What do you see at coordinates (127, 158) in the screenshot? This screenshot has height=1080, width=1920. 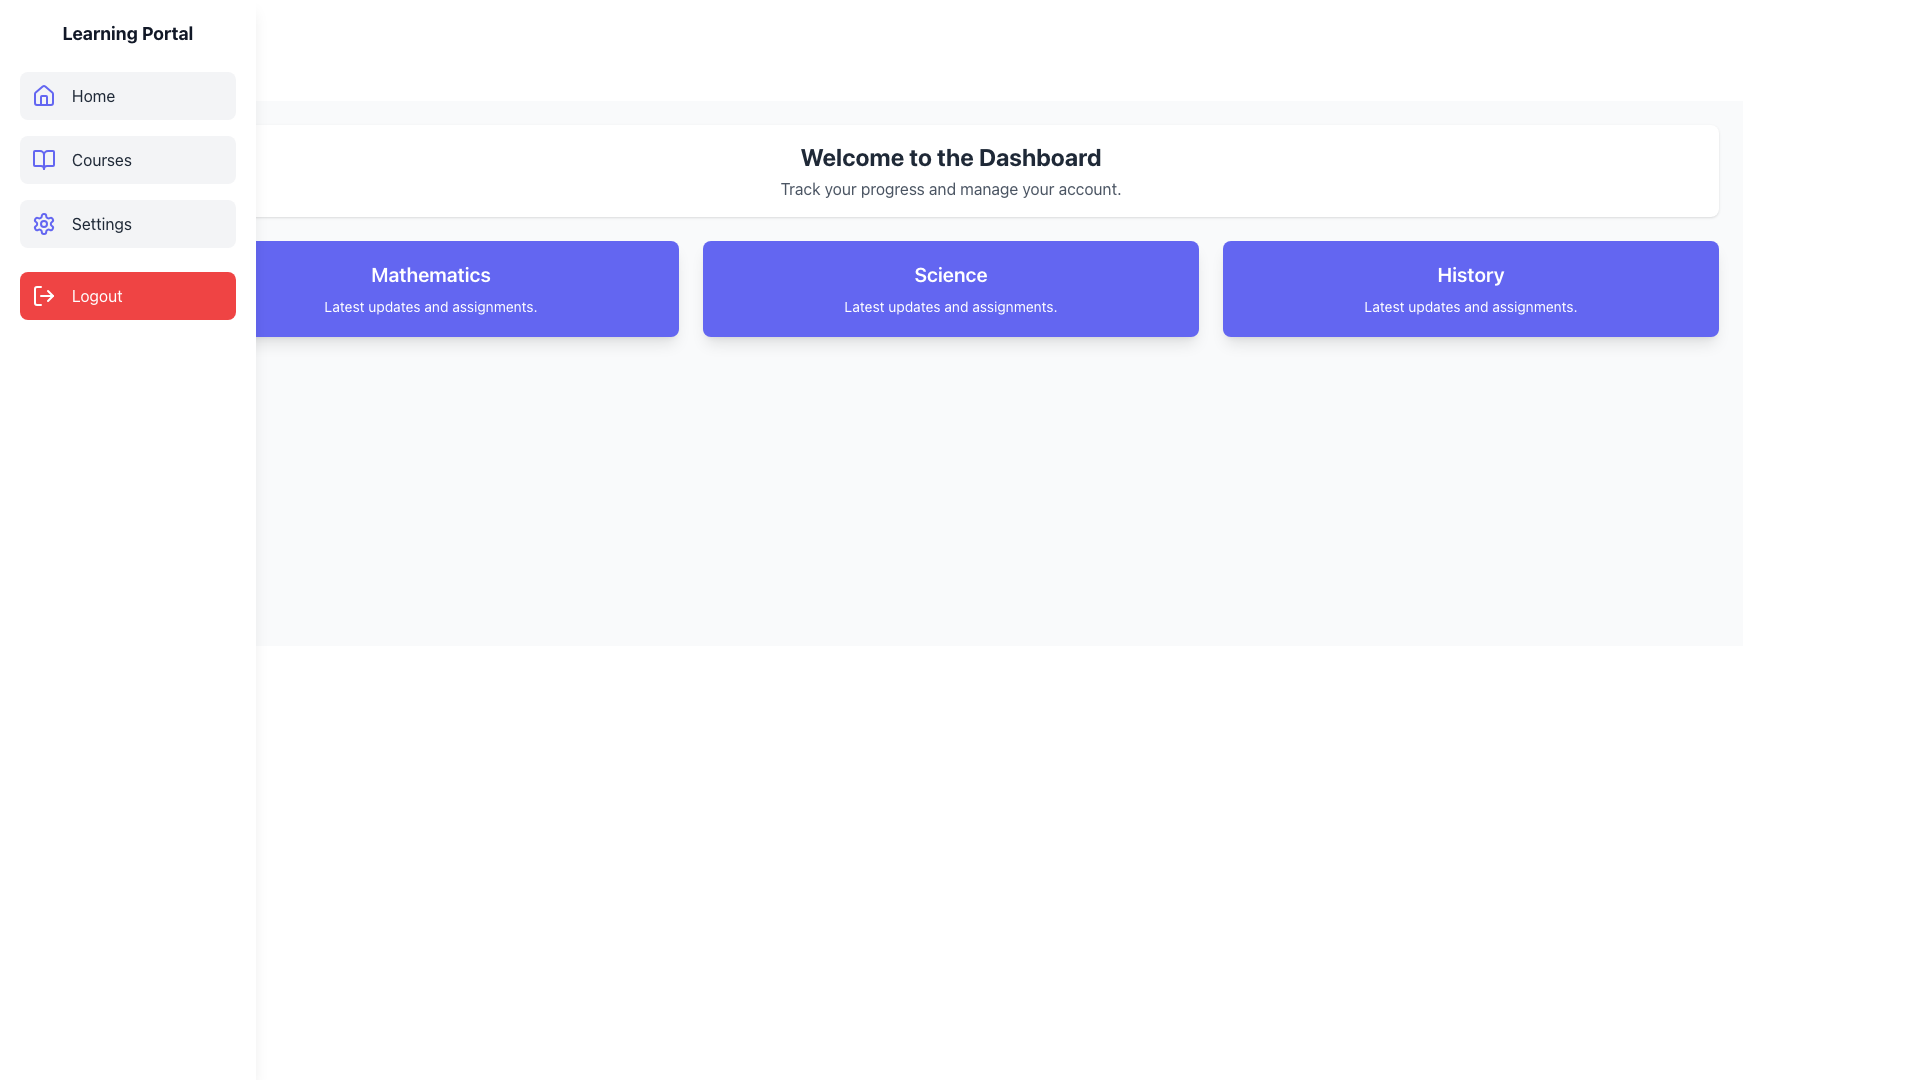 I see `the 'Courses' button which is a rectangular component with a book icon and black text, located below the 'Home' option in the navigation list` at bounding box center [127, 158].